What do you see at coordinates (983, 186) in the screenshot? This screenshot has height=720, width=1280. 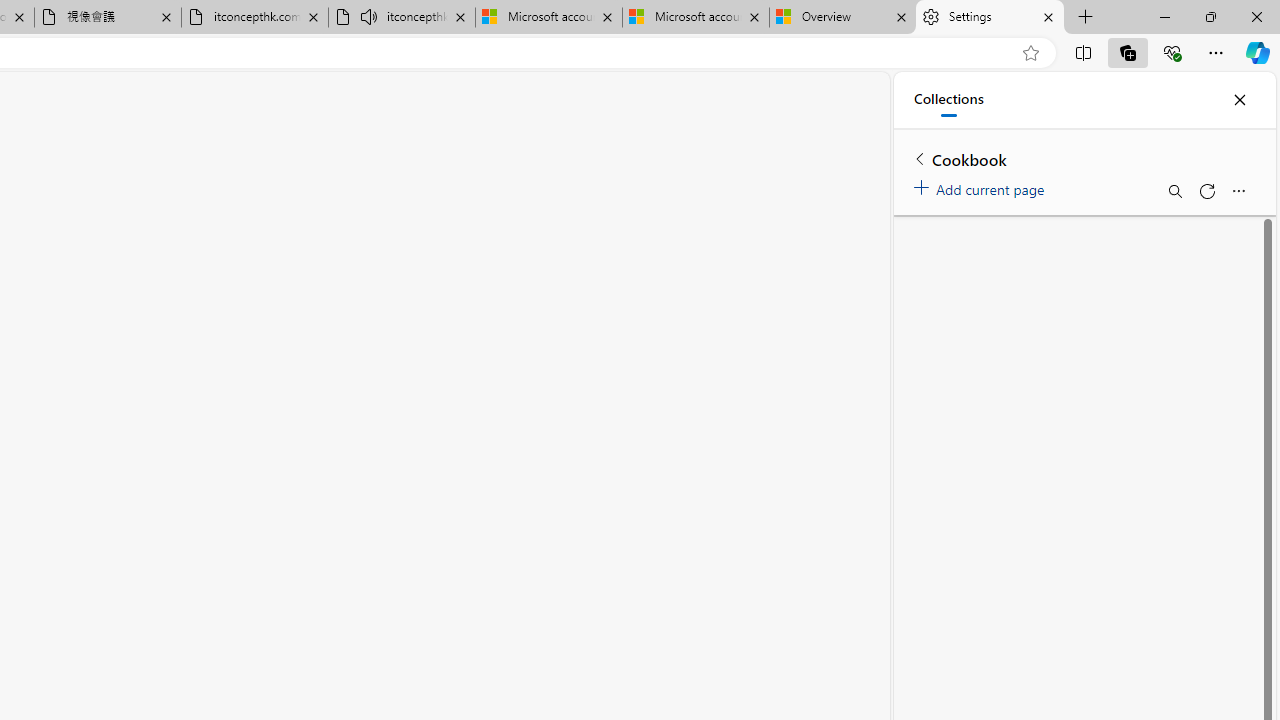 I see `'Add current page'` at bounding box center [983, 186].